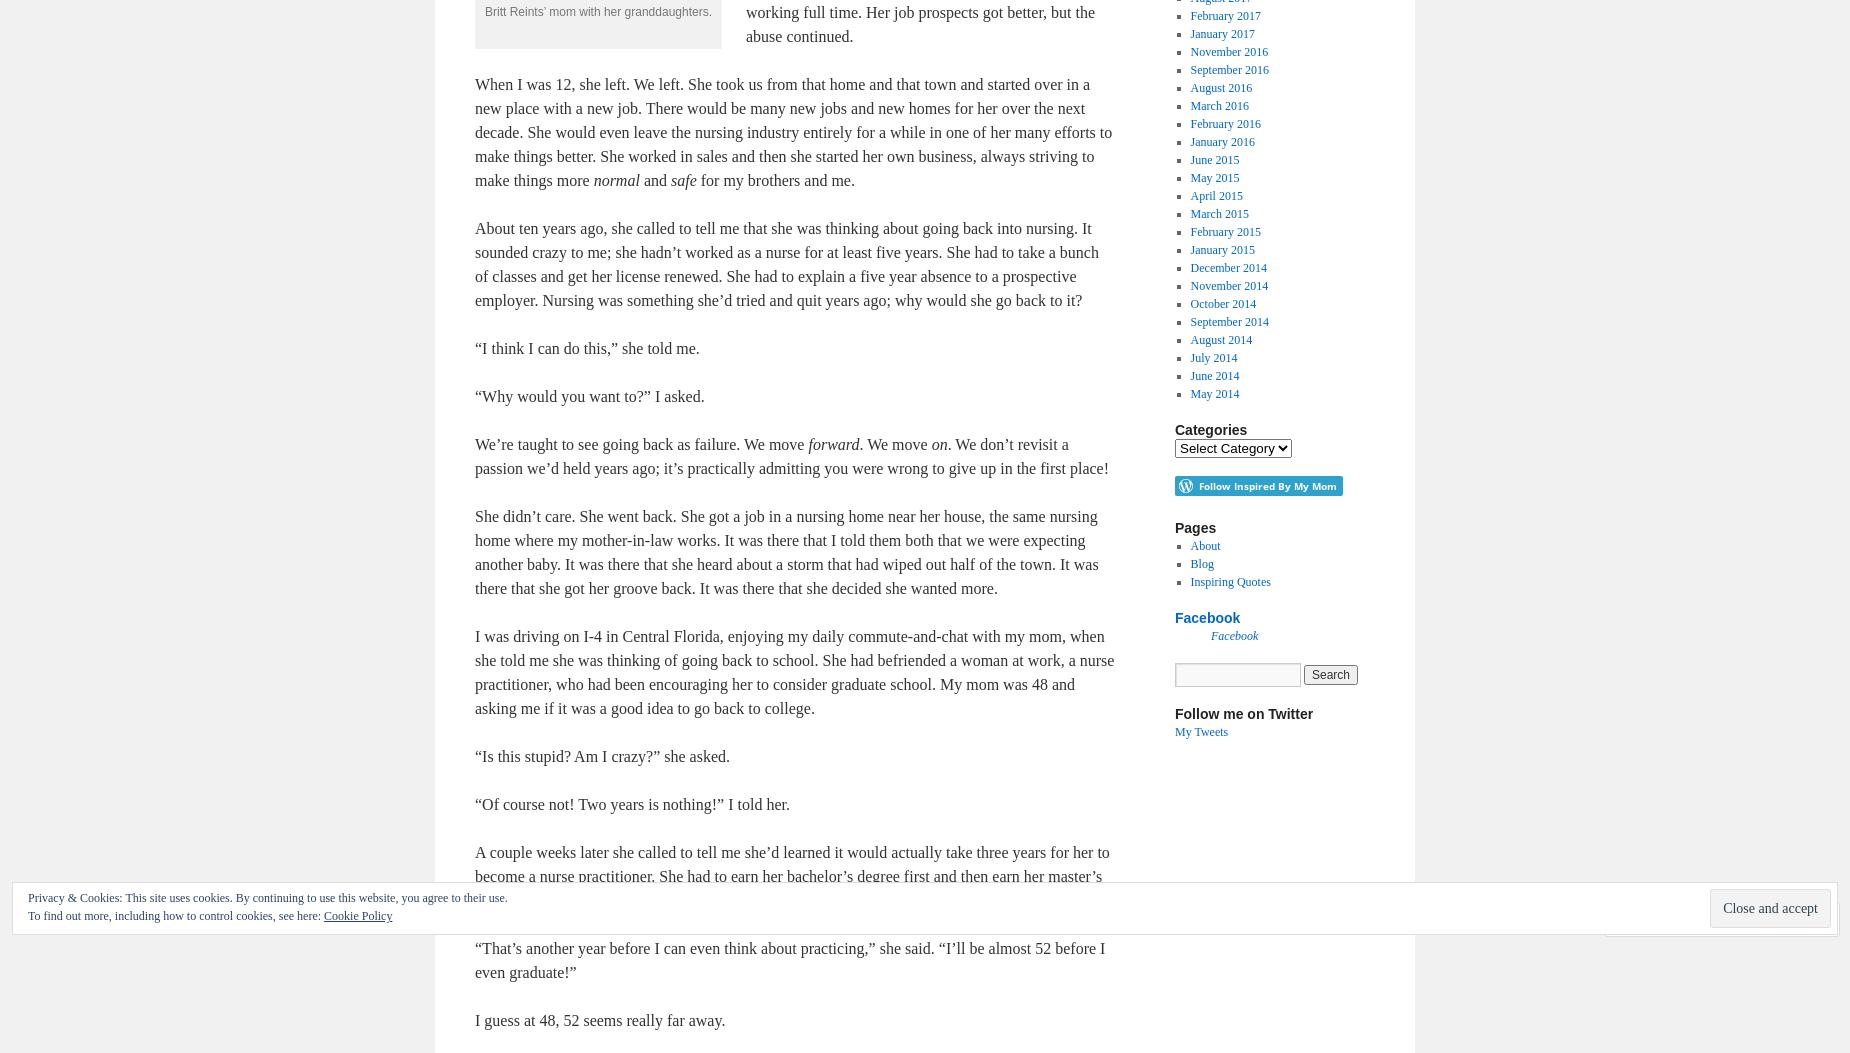 This screenshot has height=1053, width=1850. Describe the element at coordinates (599, 1019) in the screenshot. I see `'I guess at 48, 52 seems really far away.'` at that location.